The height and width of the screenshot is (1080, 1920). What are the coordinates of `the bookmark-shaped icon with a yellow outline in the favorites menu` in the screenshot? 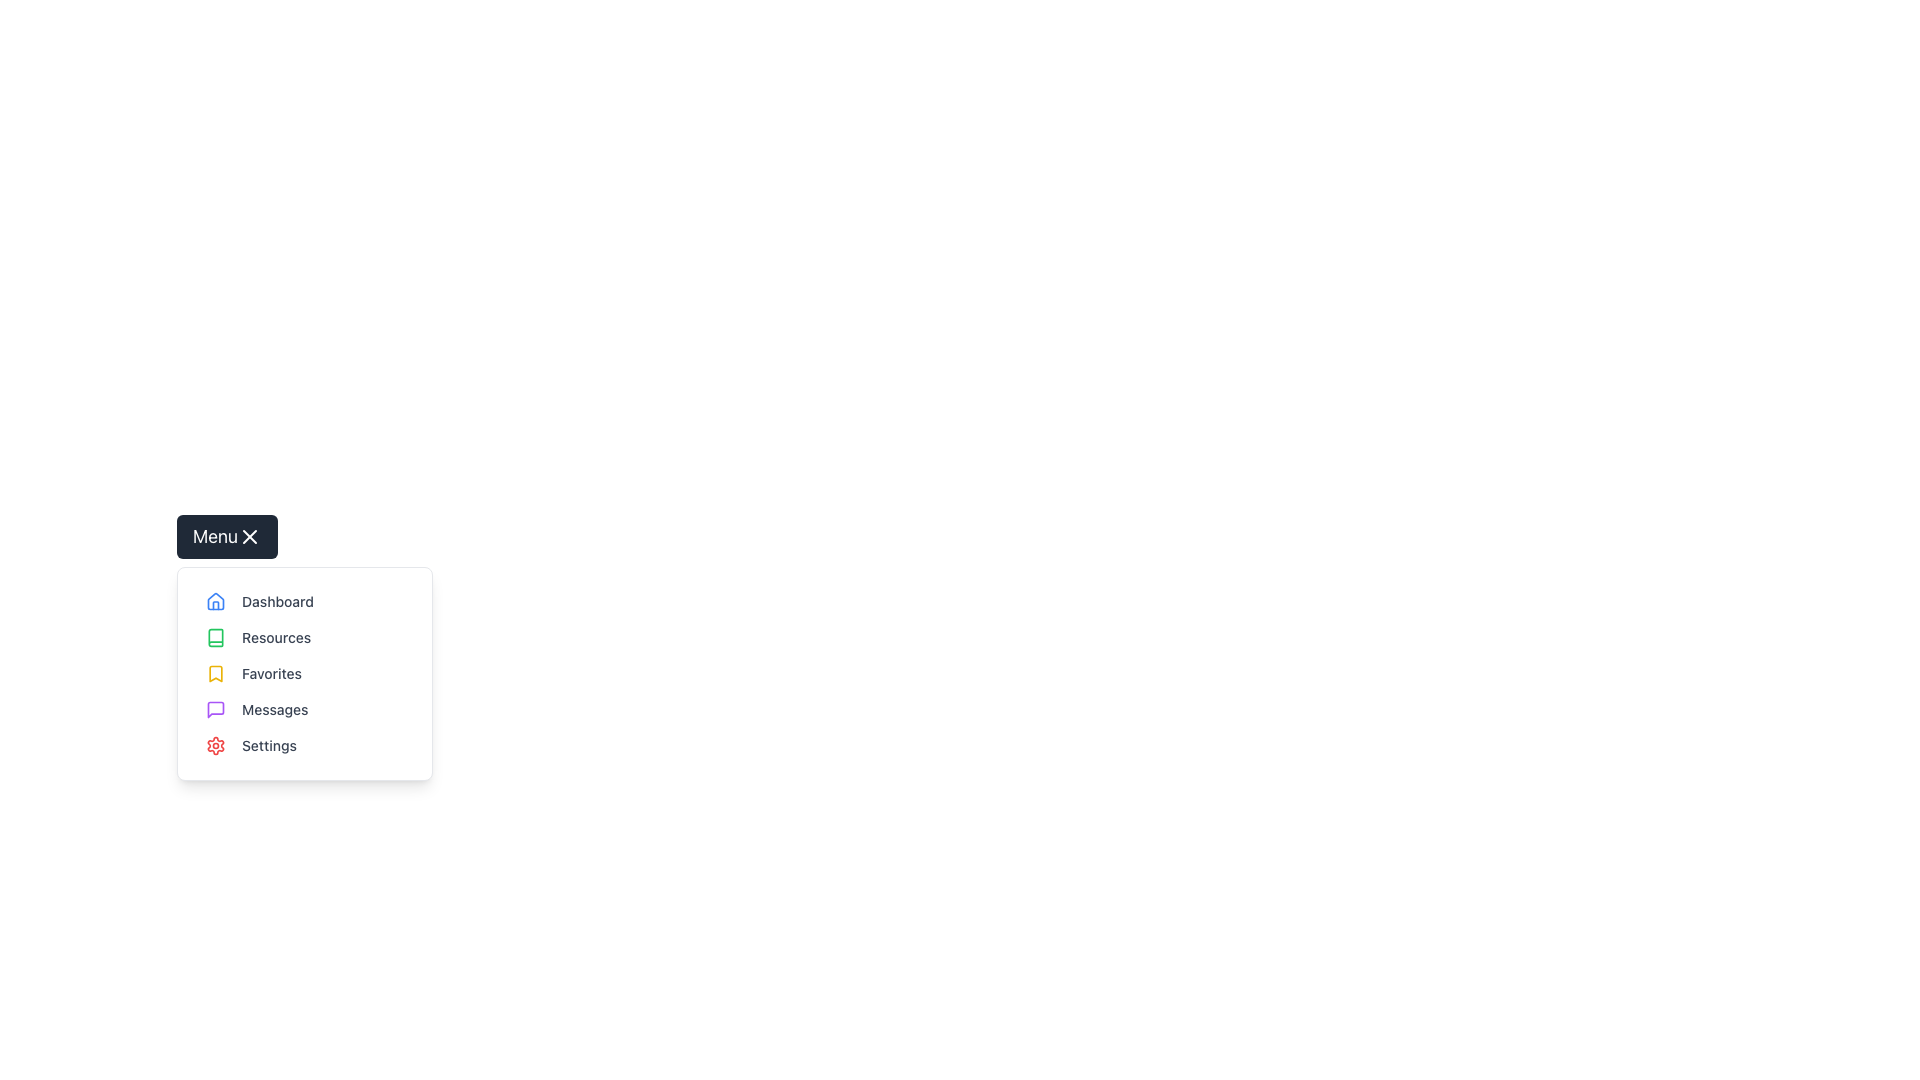 It's located at (216, 674).